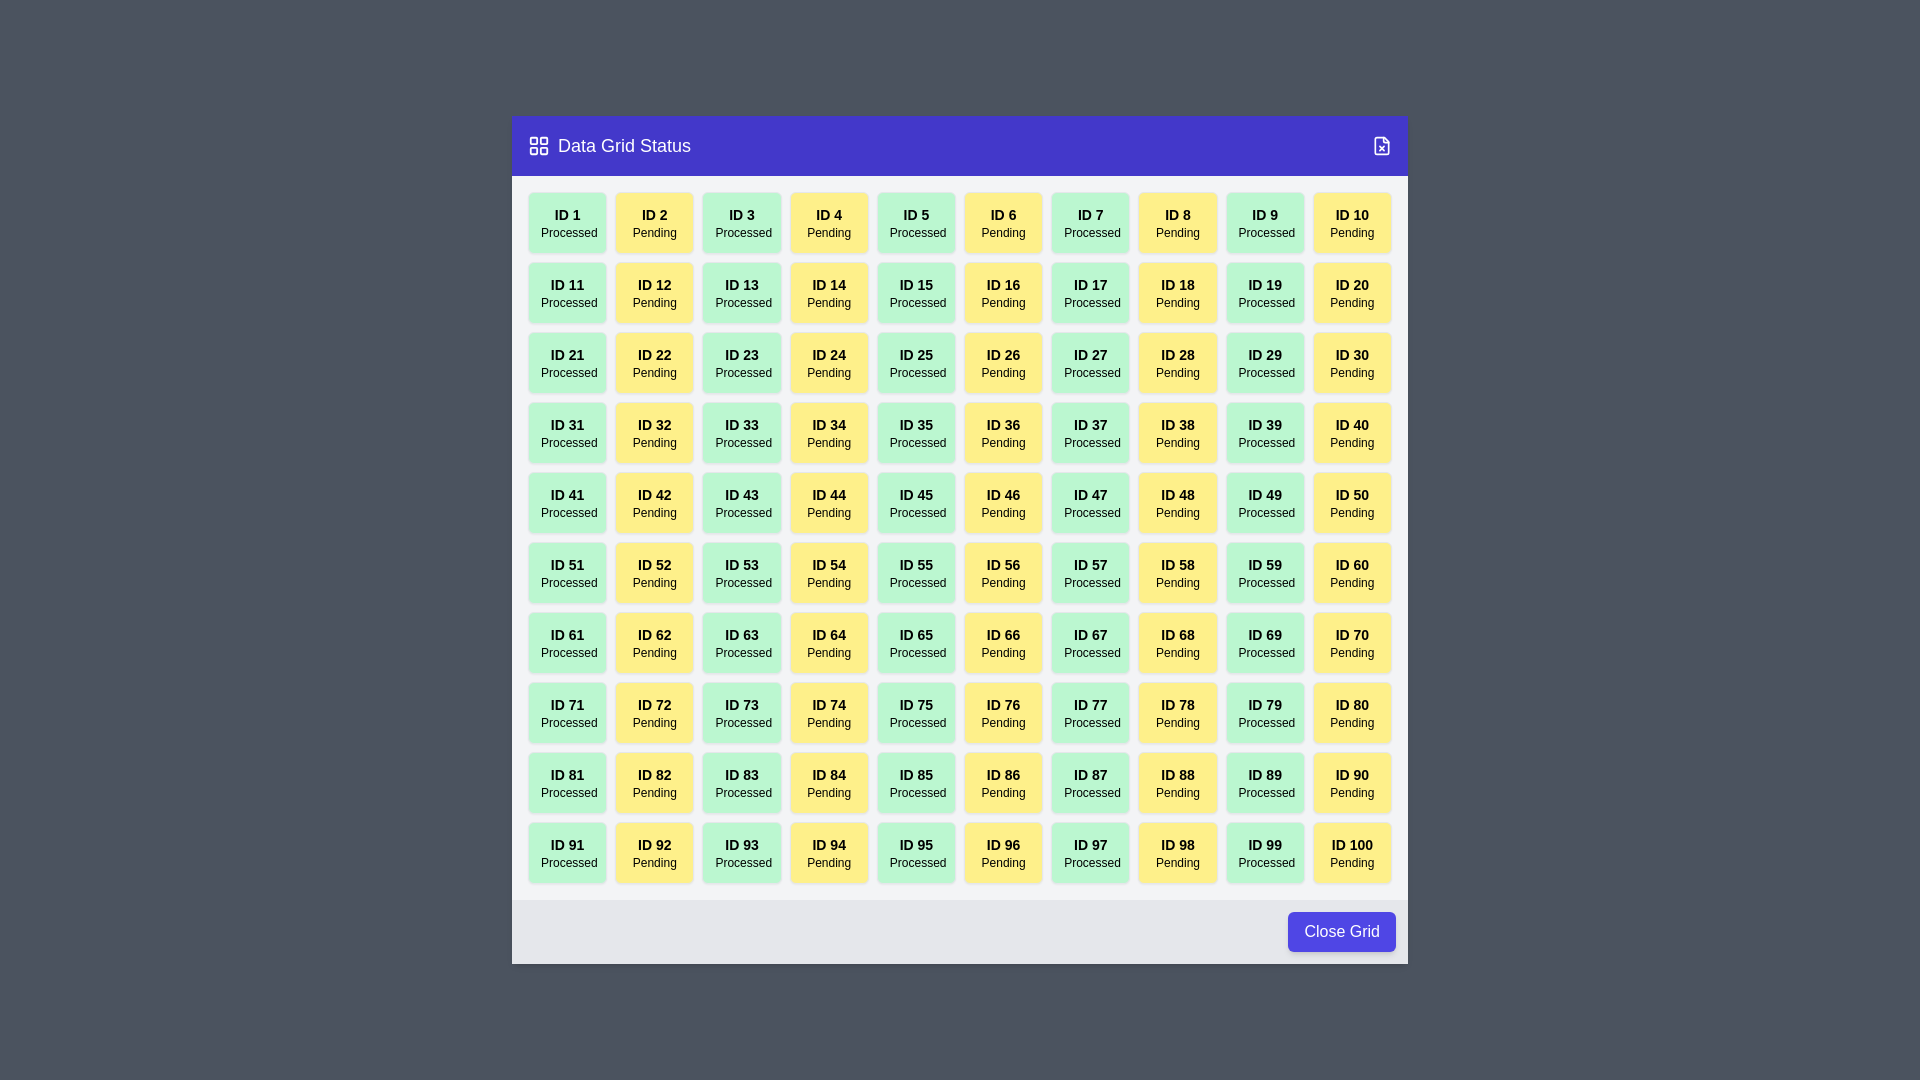  I want to click on the 'Close Grid' button to toggle the visibility of the dialog, so click(1342, 932).